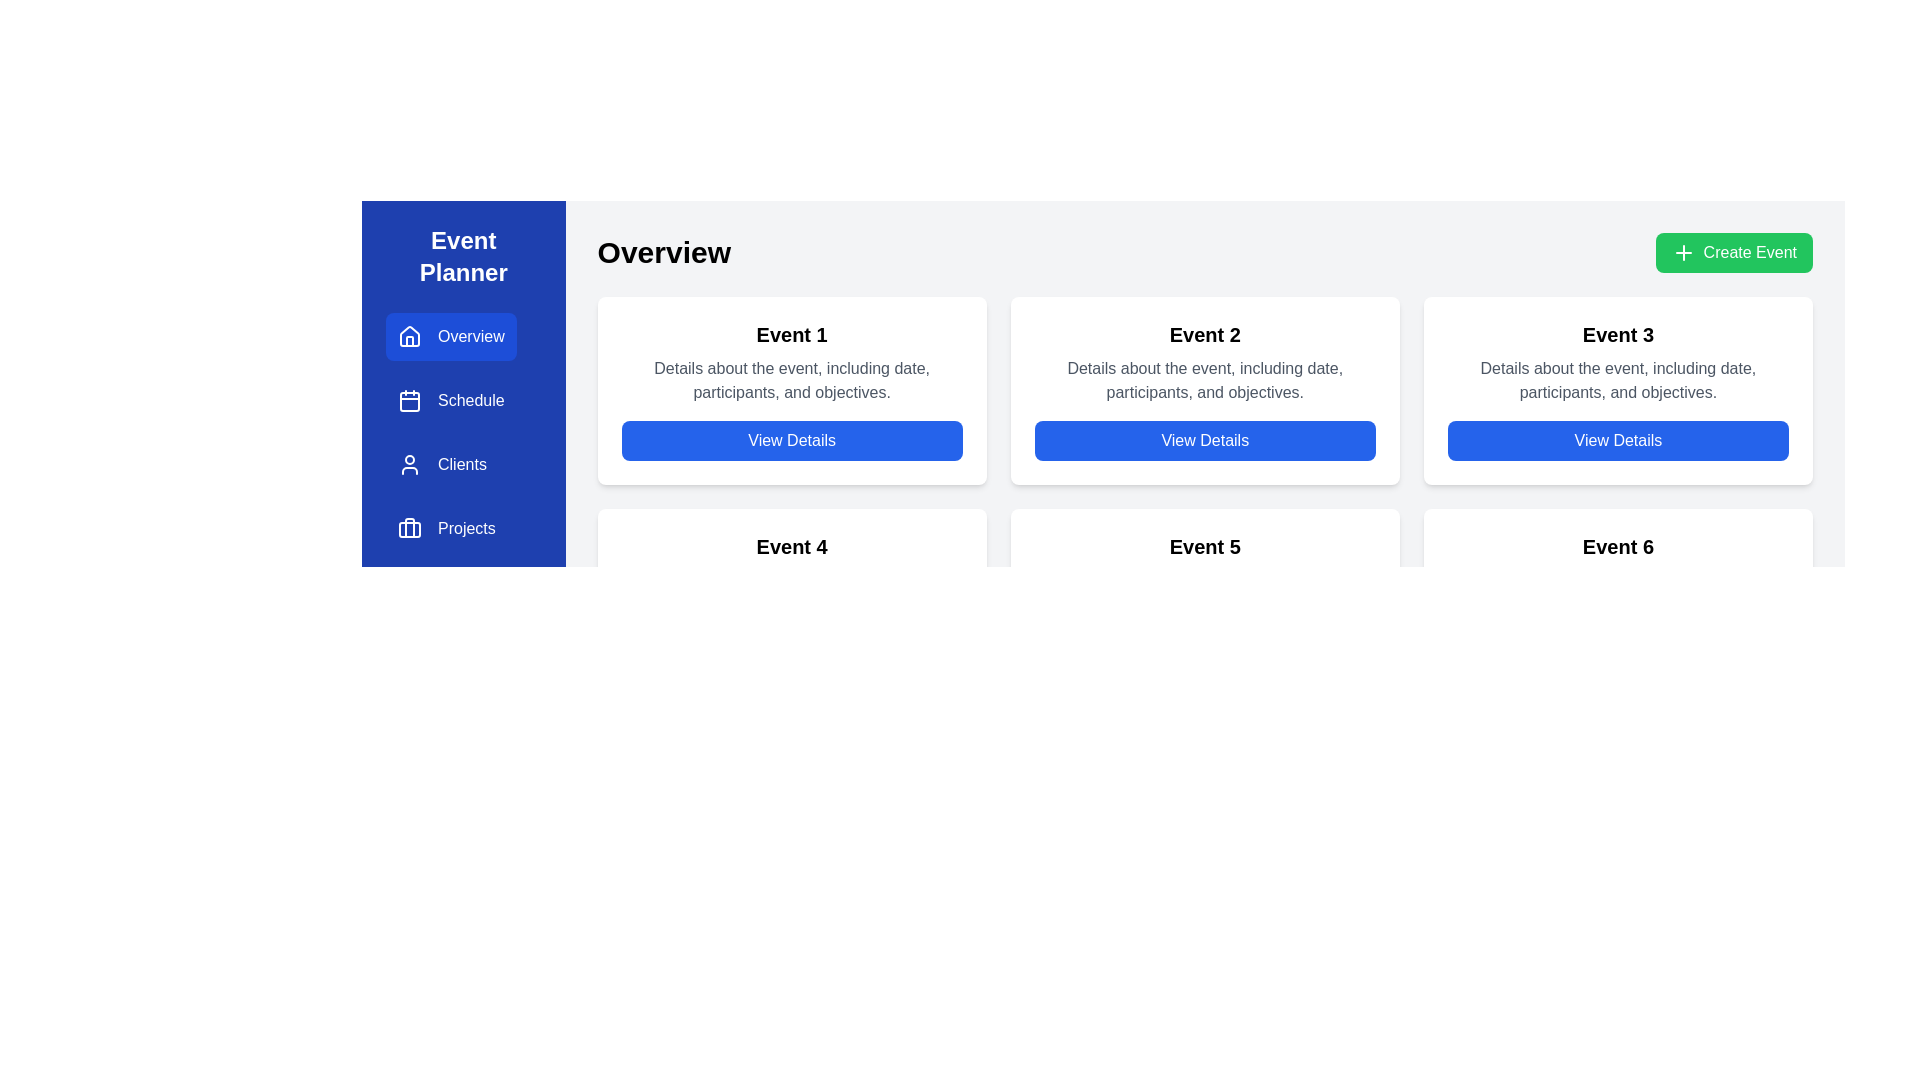 This screenshot has width=1920, height=1080. Describe the element at coordinates (408, 340) in the screenshot. I see `the vertical rectangle with rounded sides that represents a door within the house icon, located in the left vertical blue sidebar of the application, specifically in the first row of the navigation menu` at that location.